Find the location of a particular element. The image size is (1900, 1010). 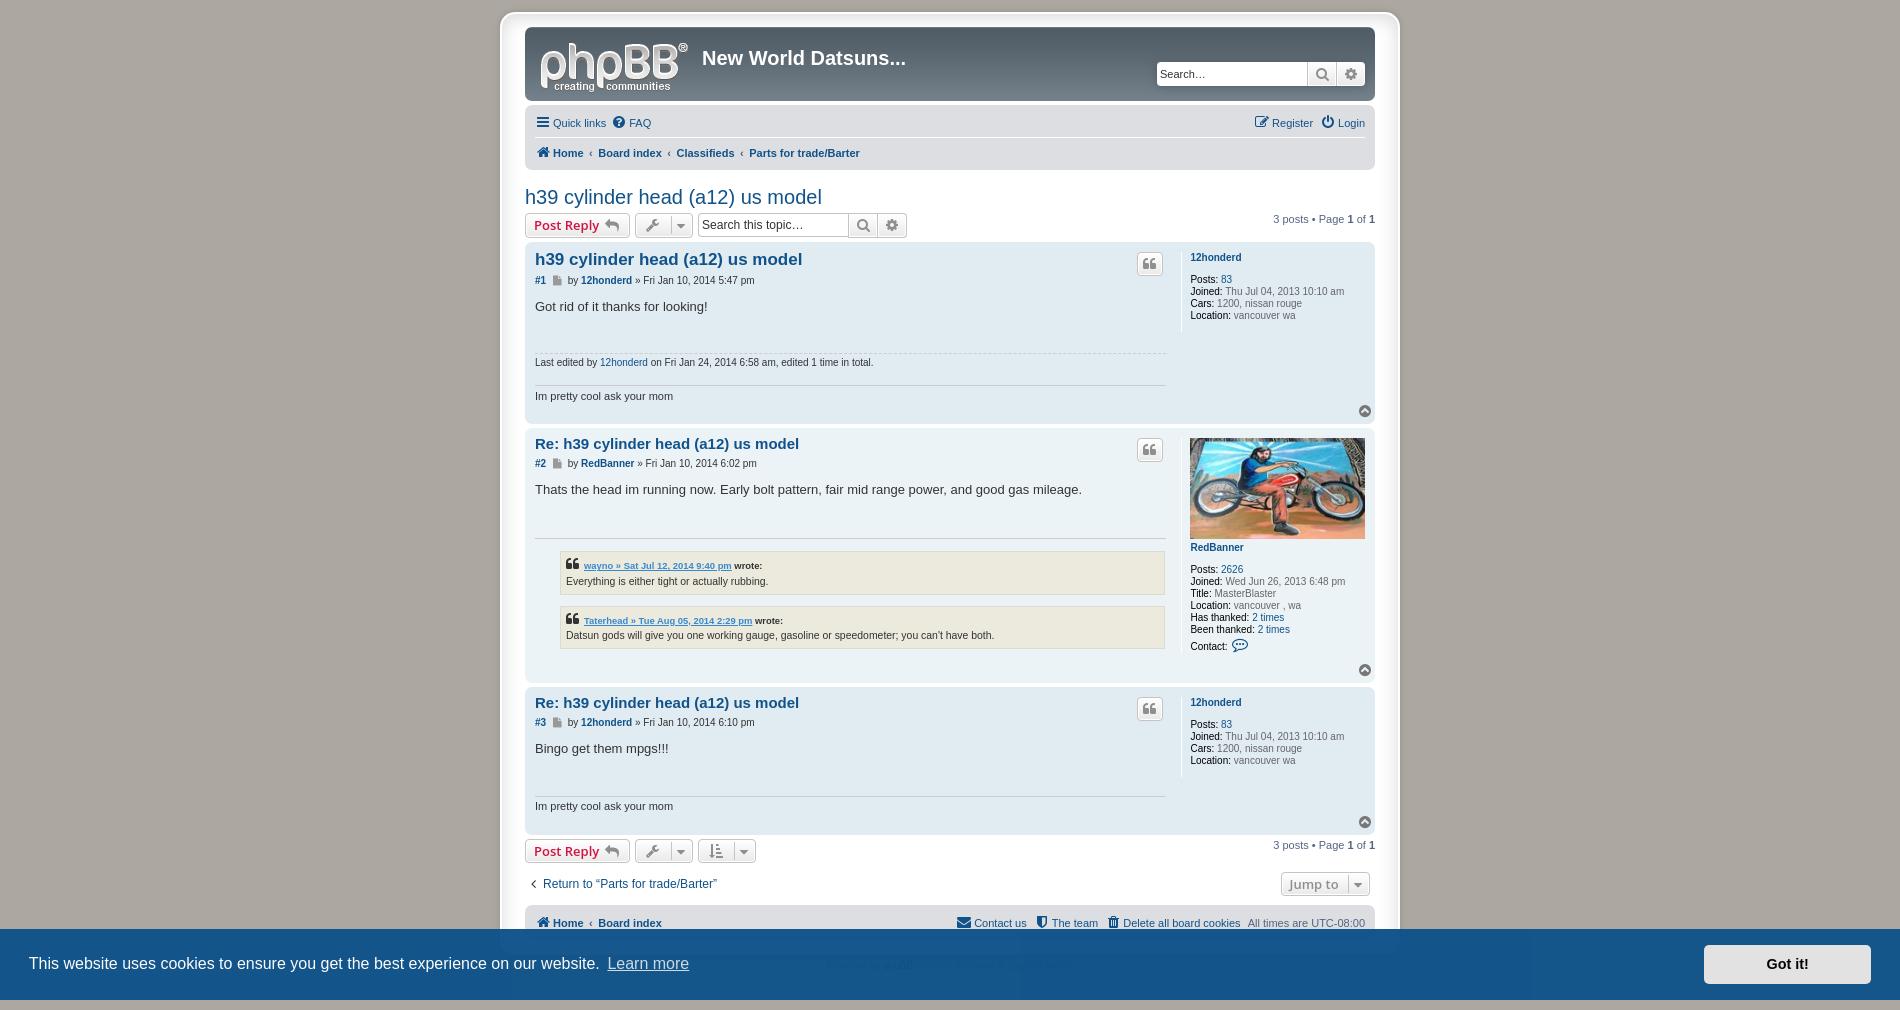

'Return to “Parts for trade/Barter”' is located at coordinates (630, 883).